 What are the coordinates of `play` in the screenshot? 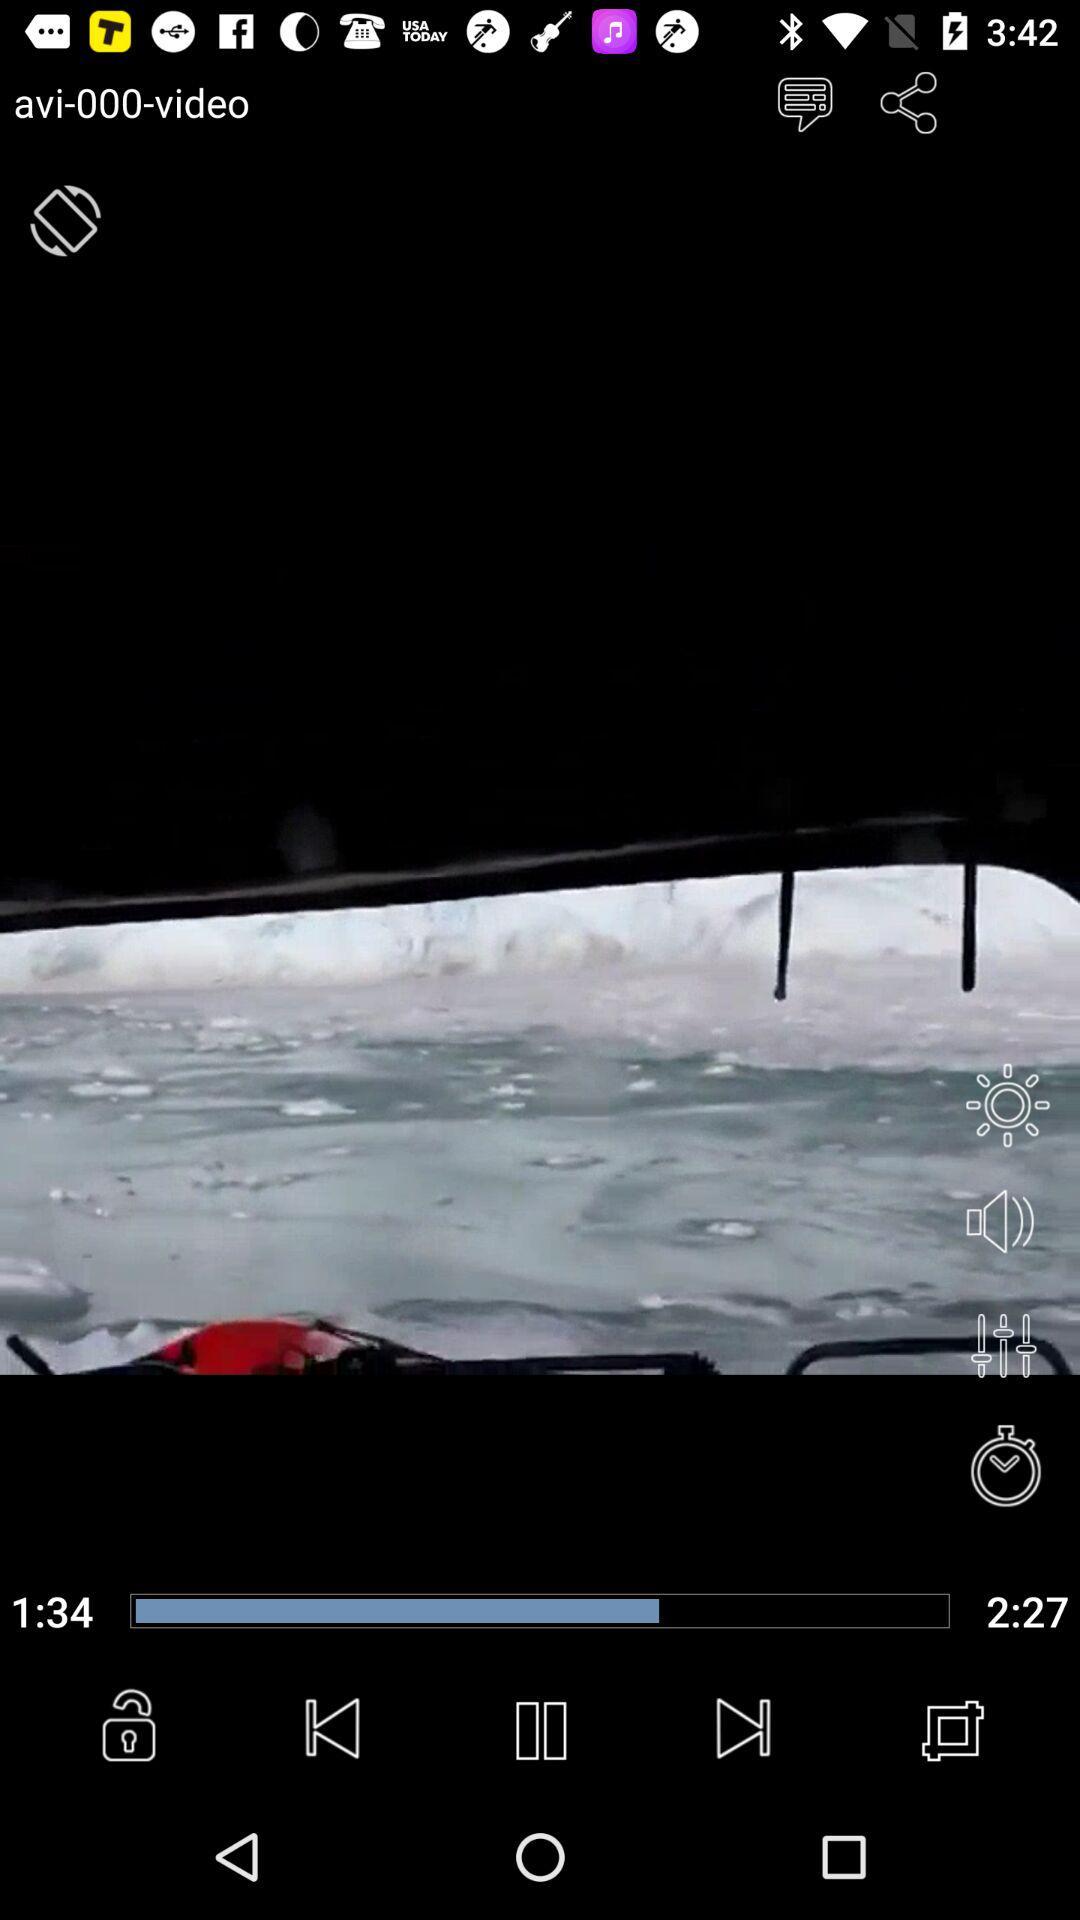 It's located at (540, 1730).